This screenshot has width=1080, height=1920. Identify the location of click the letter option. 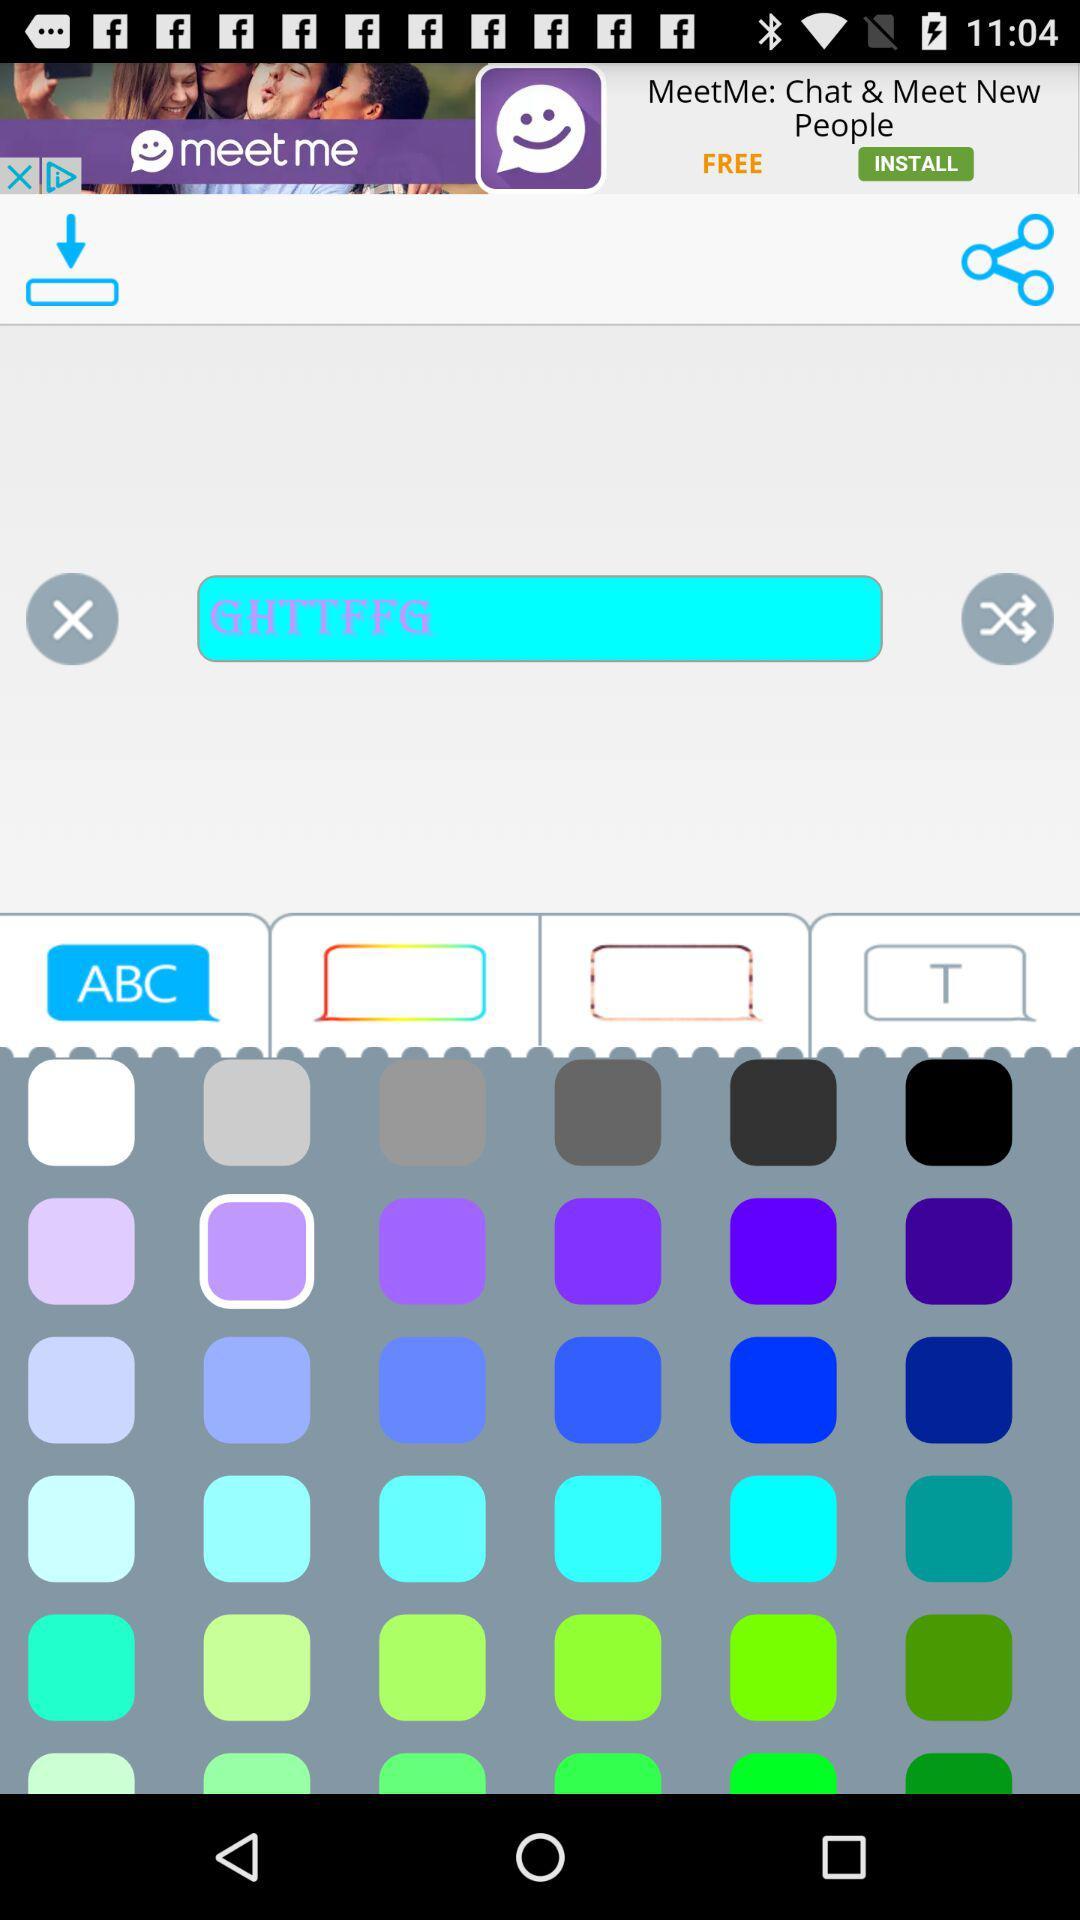
(135, 985).